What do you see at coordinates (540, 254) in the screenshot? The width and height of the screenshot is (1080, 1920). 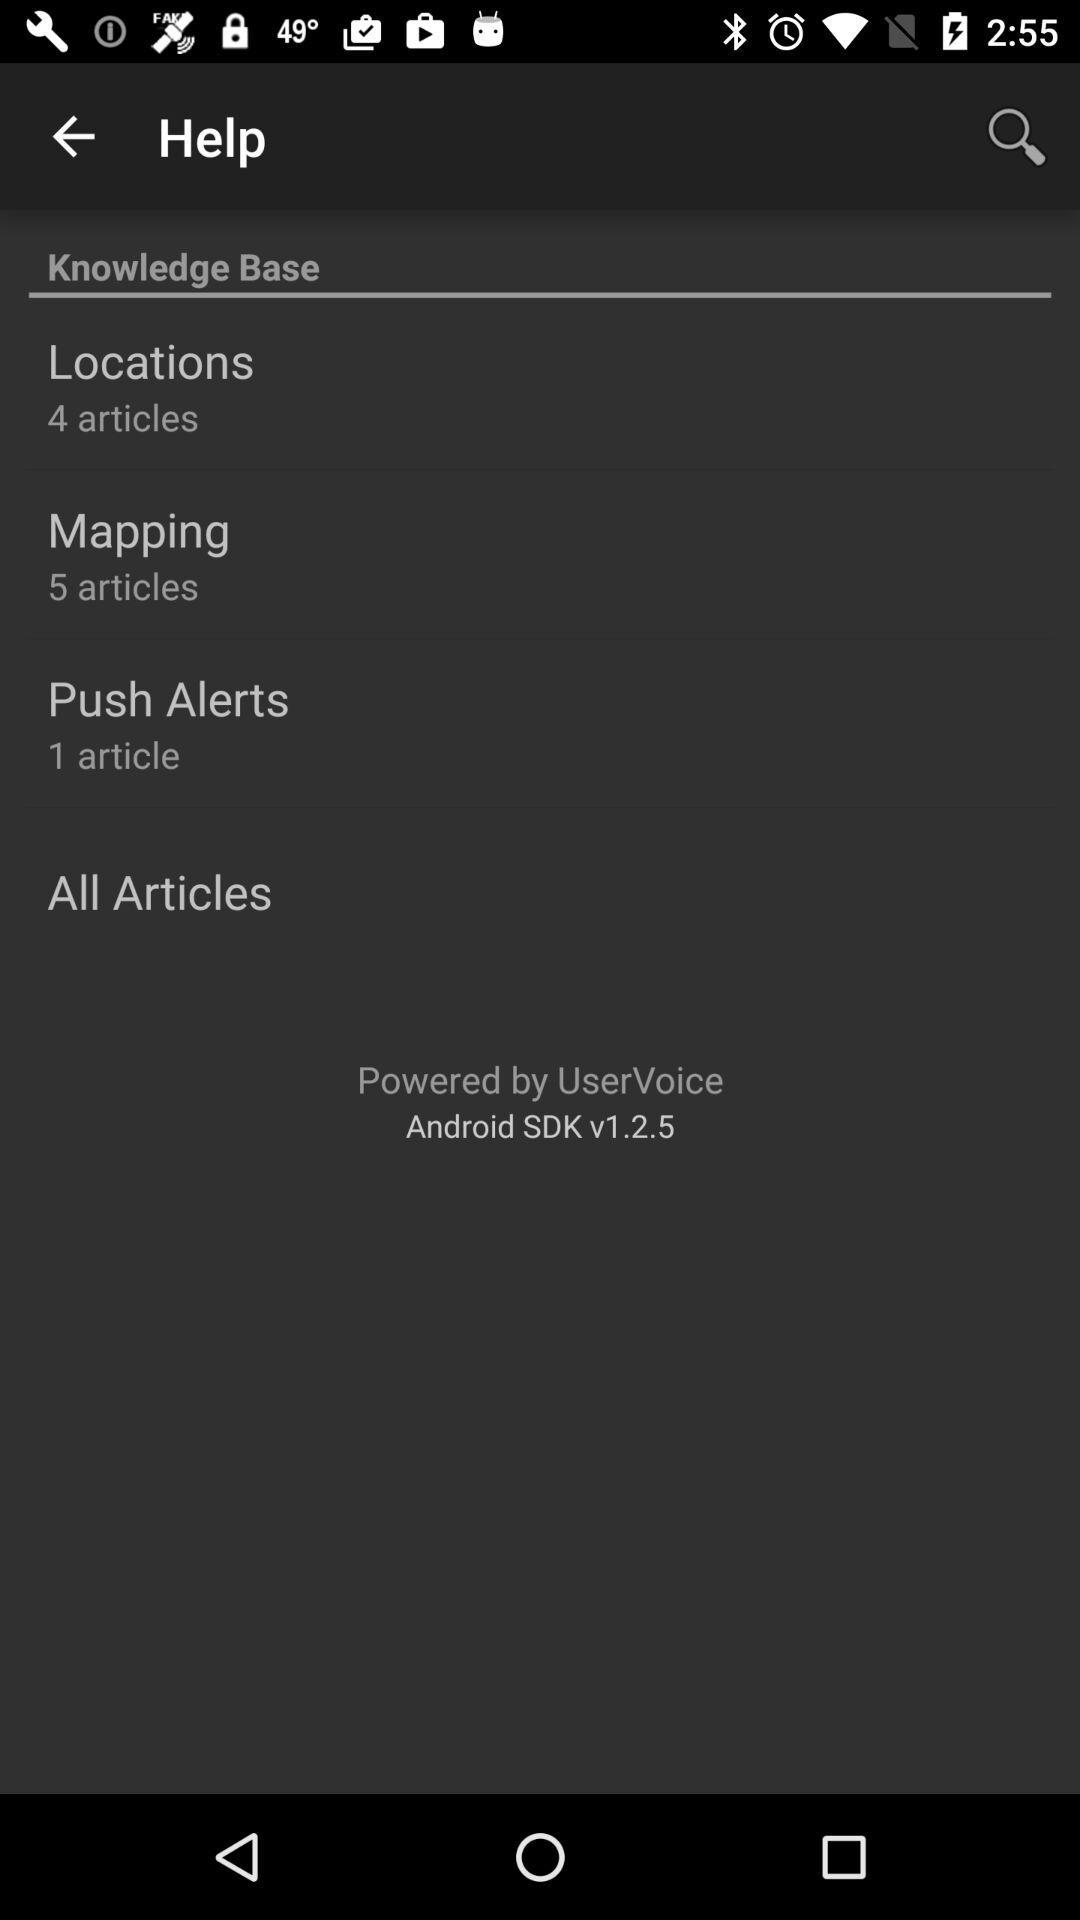 I see `knowledge base item` at bounding box center [540, 254].